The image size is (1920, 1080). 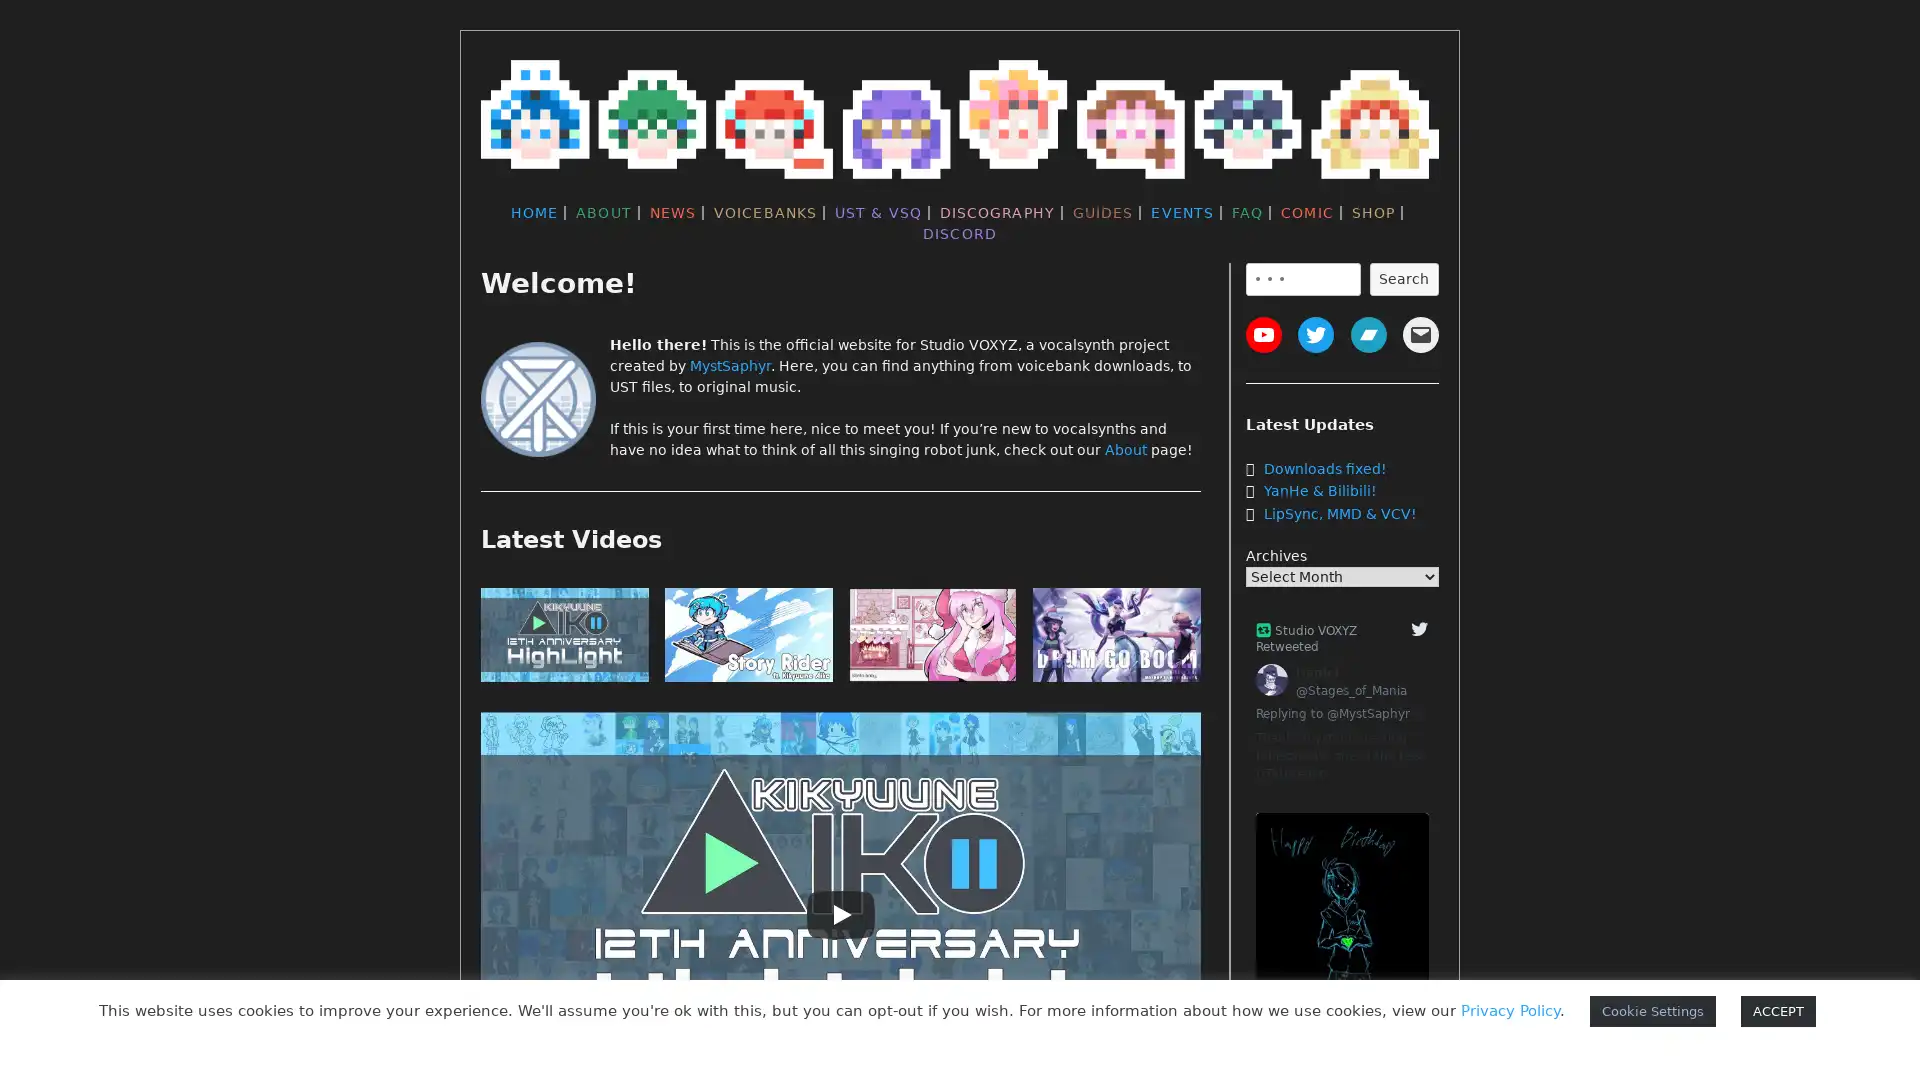 I want to click on Search, so click(x=1402, y=278).